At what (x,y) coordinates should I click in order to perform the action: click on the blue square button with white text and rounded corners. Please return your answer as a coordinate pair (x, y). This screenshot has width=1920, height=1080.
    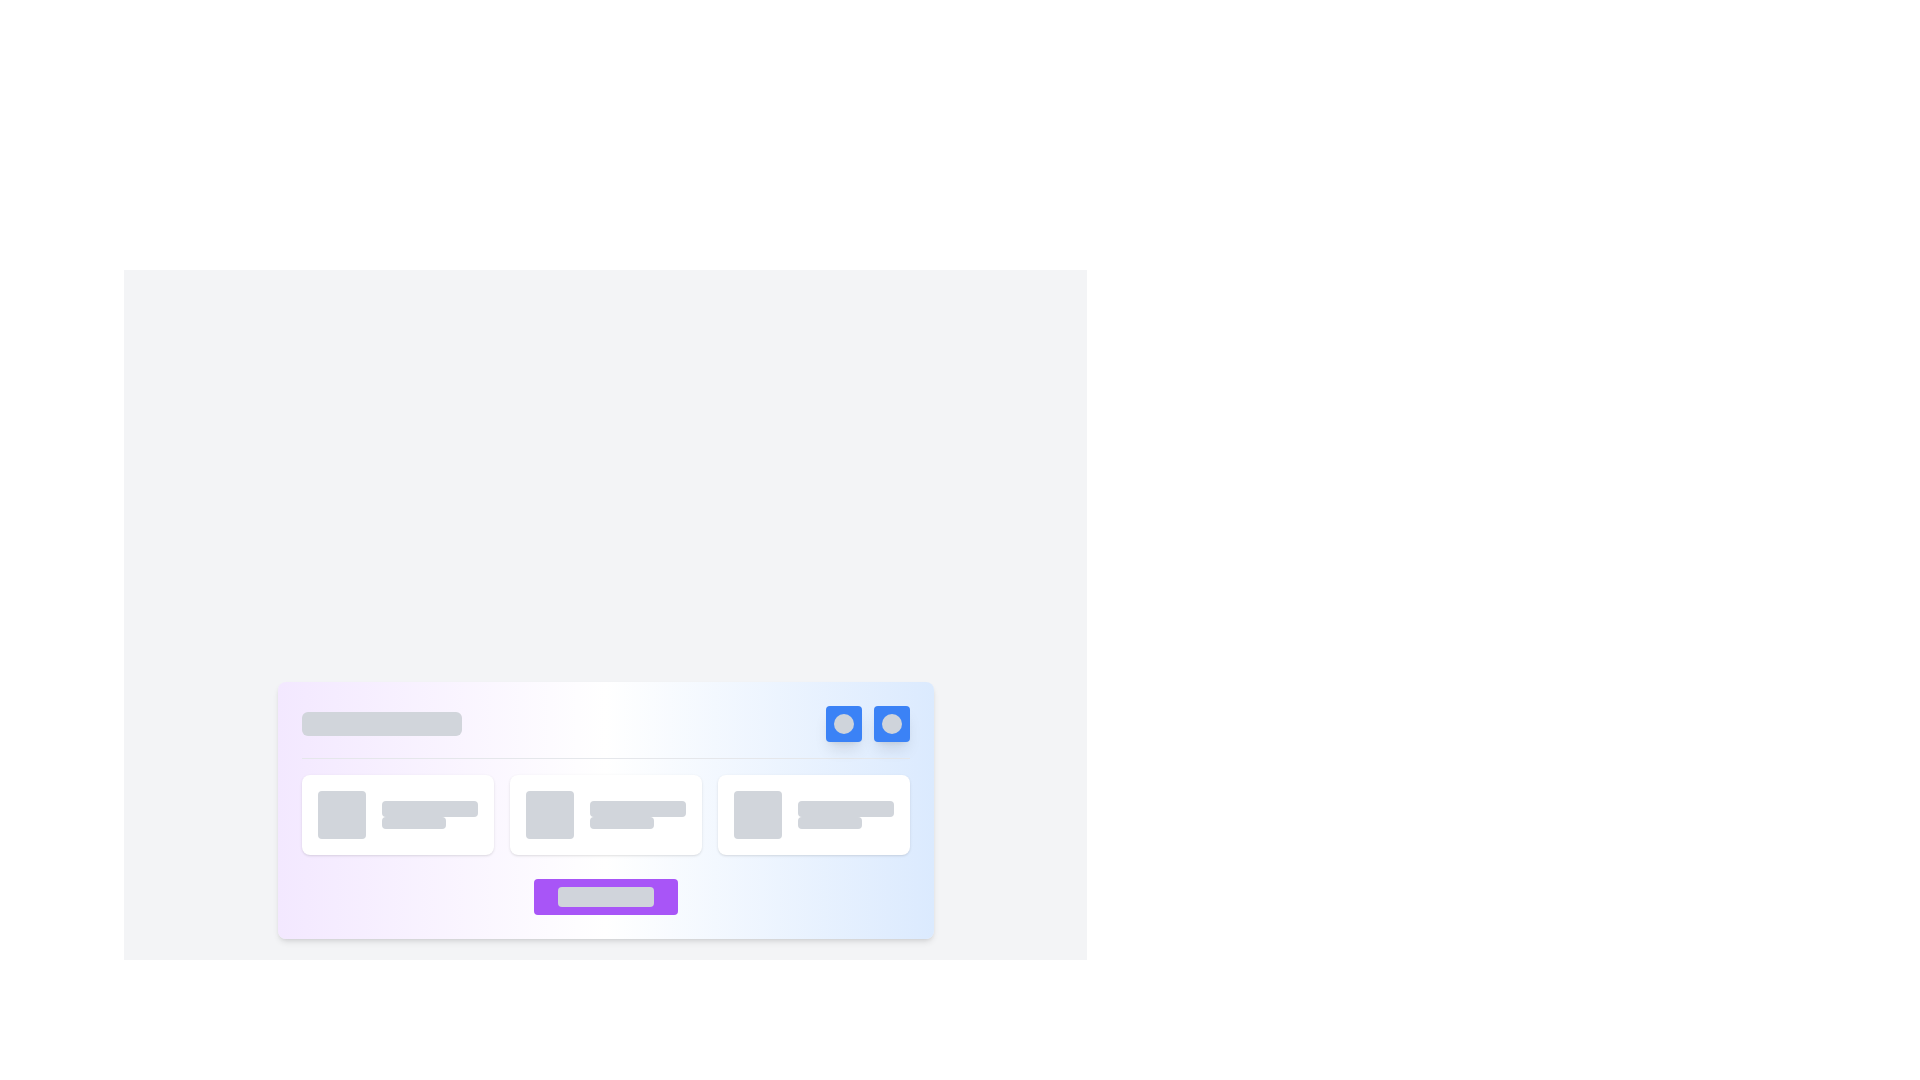
    Looking at the image, I should click on (843, 723).